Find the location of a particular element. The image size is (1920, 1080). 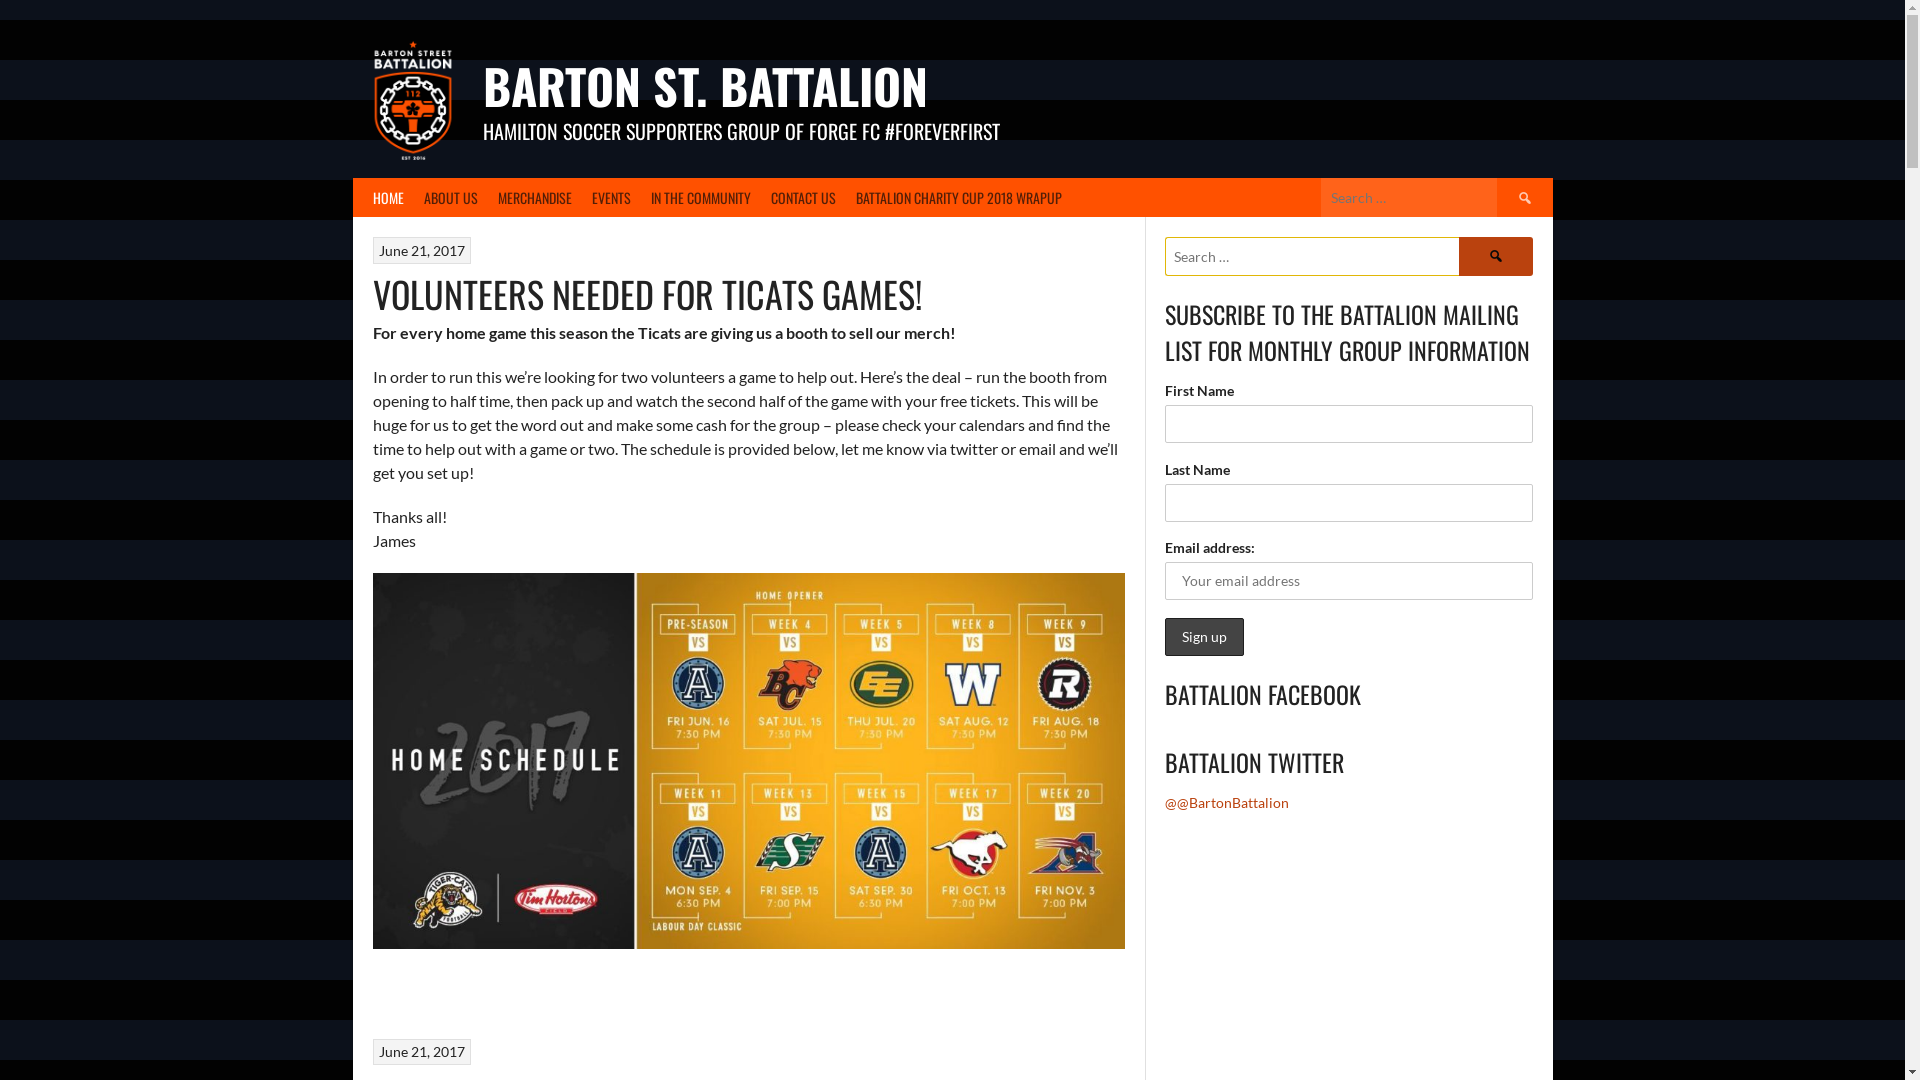

'IN THE COMMUNITY' is located at coordinates (638, 197).